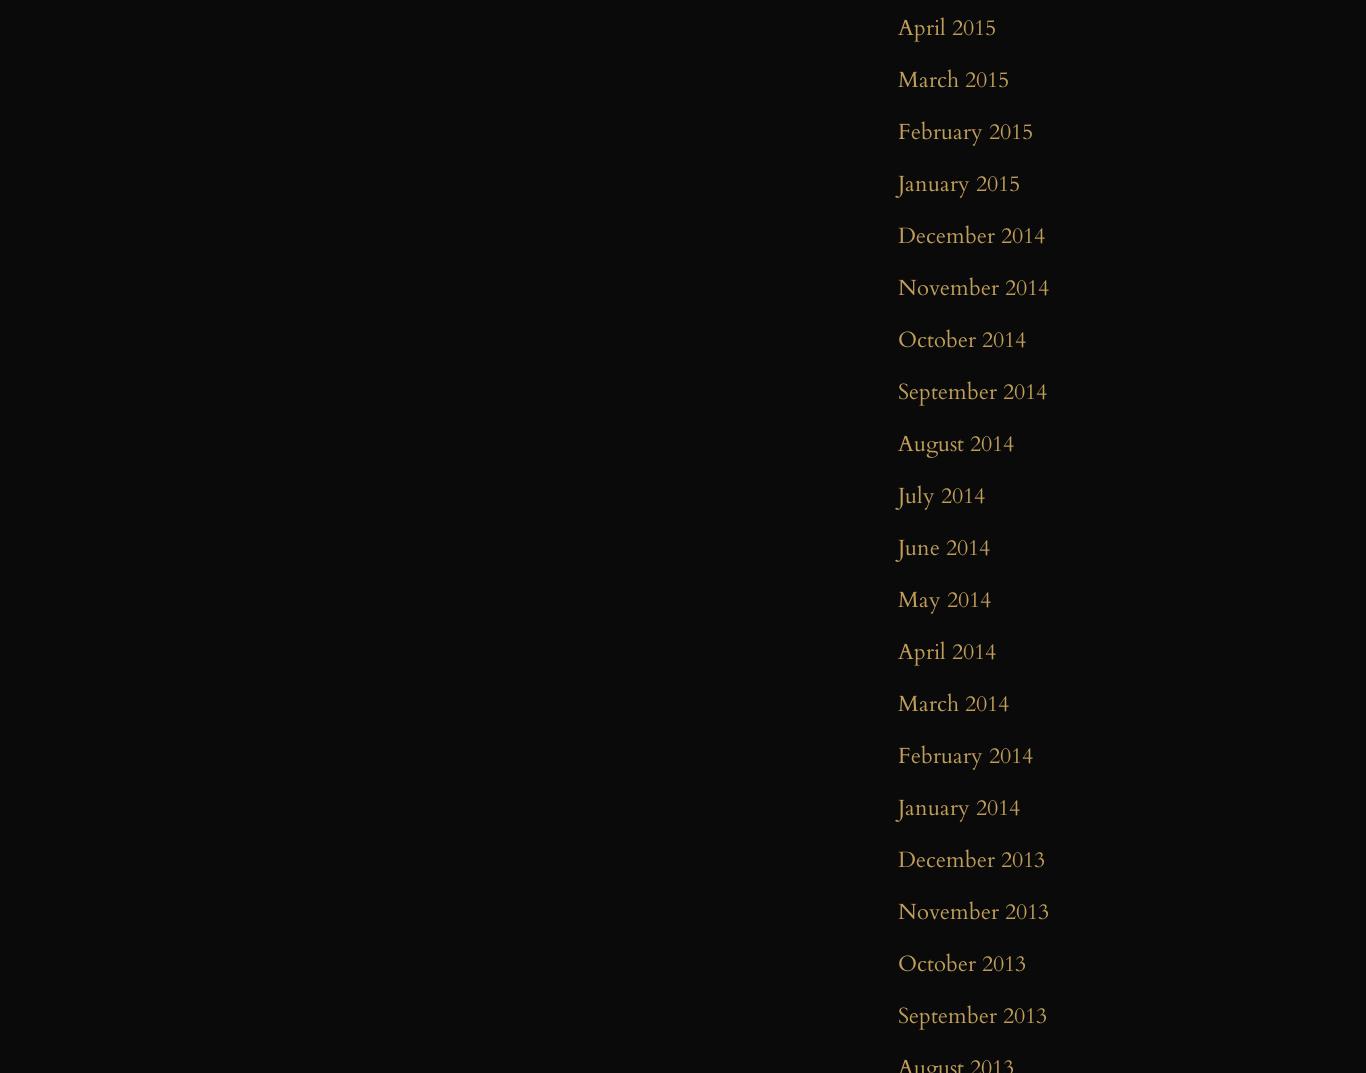  Describe the element at coordinates (973, 912) in the screenshot. I see `'November 2013'` at that location.